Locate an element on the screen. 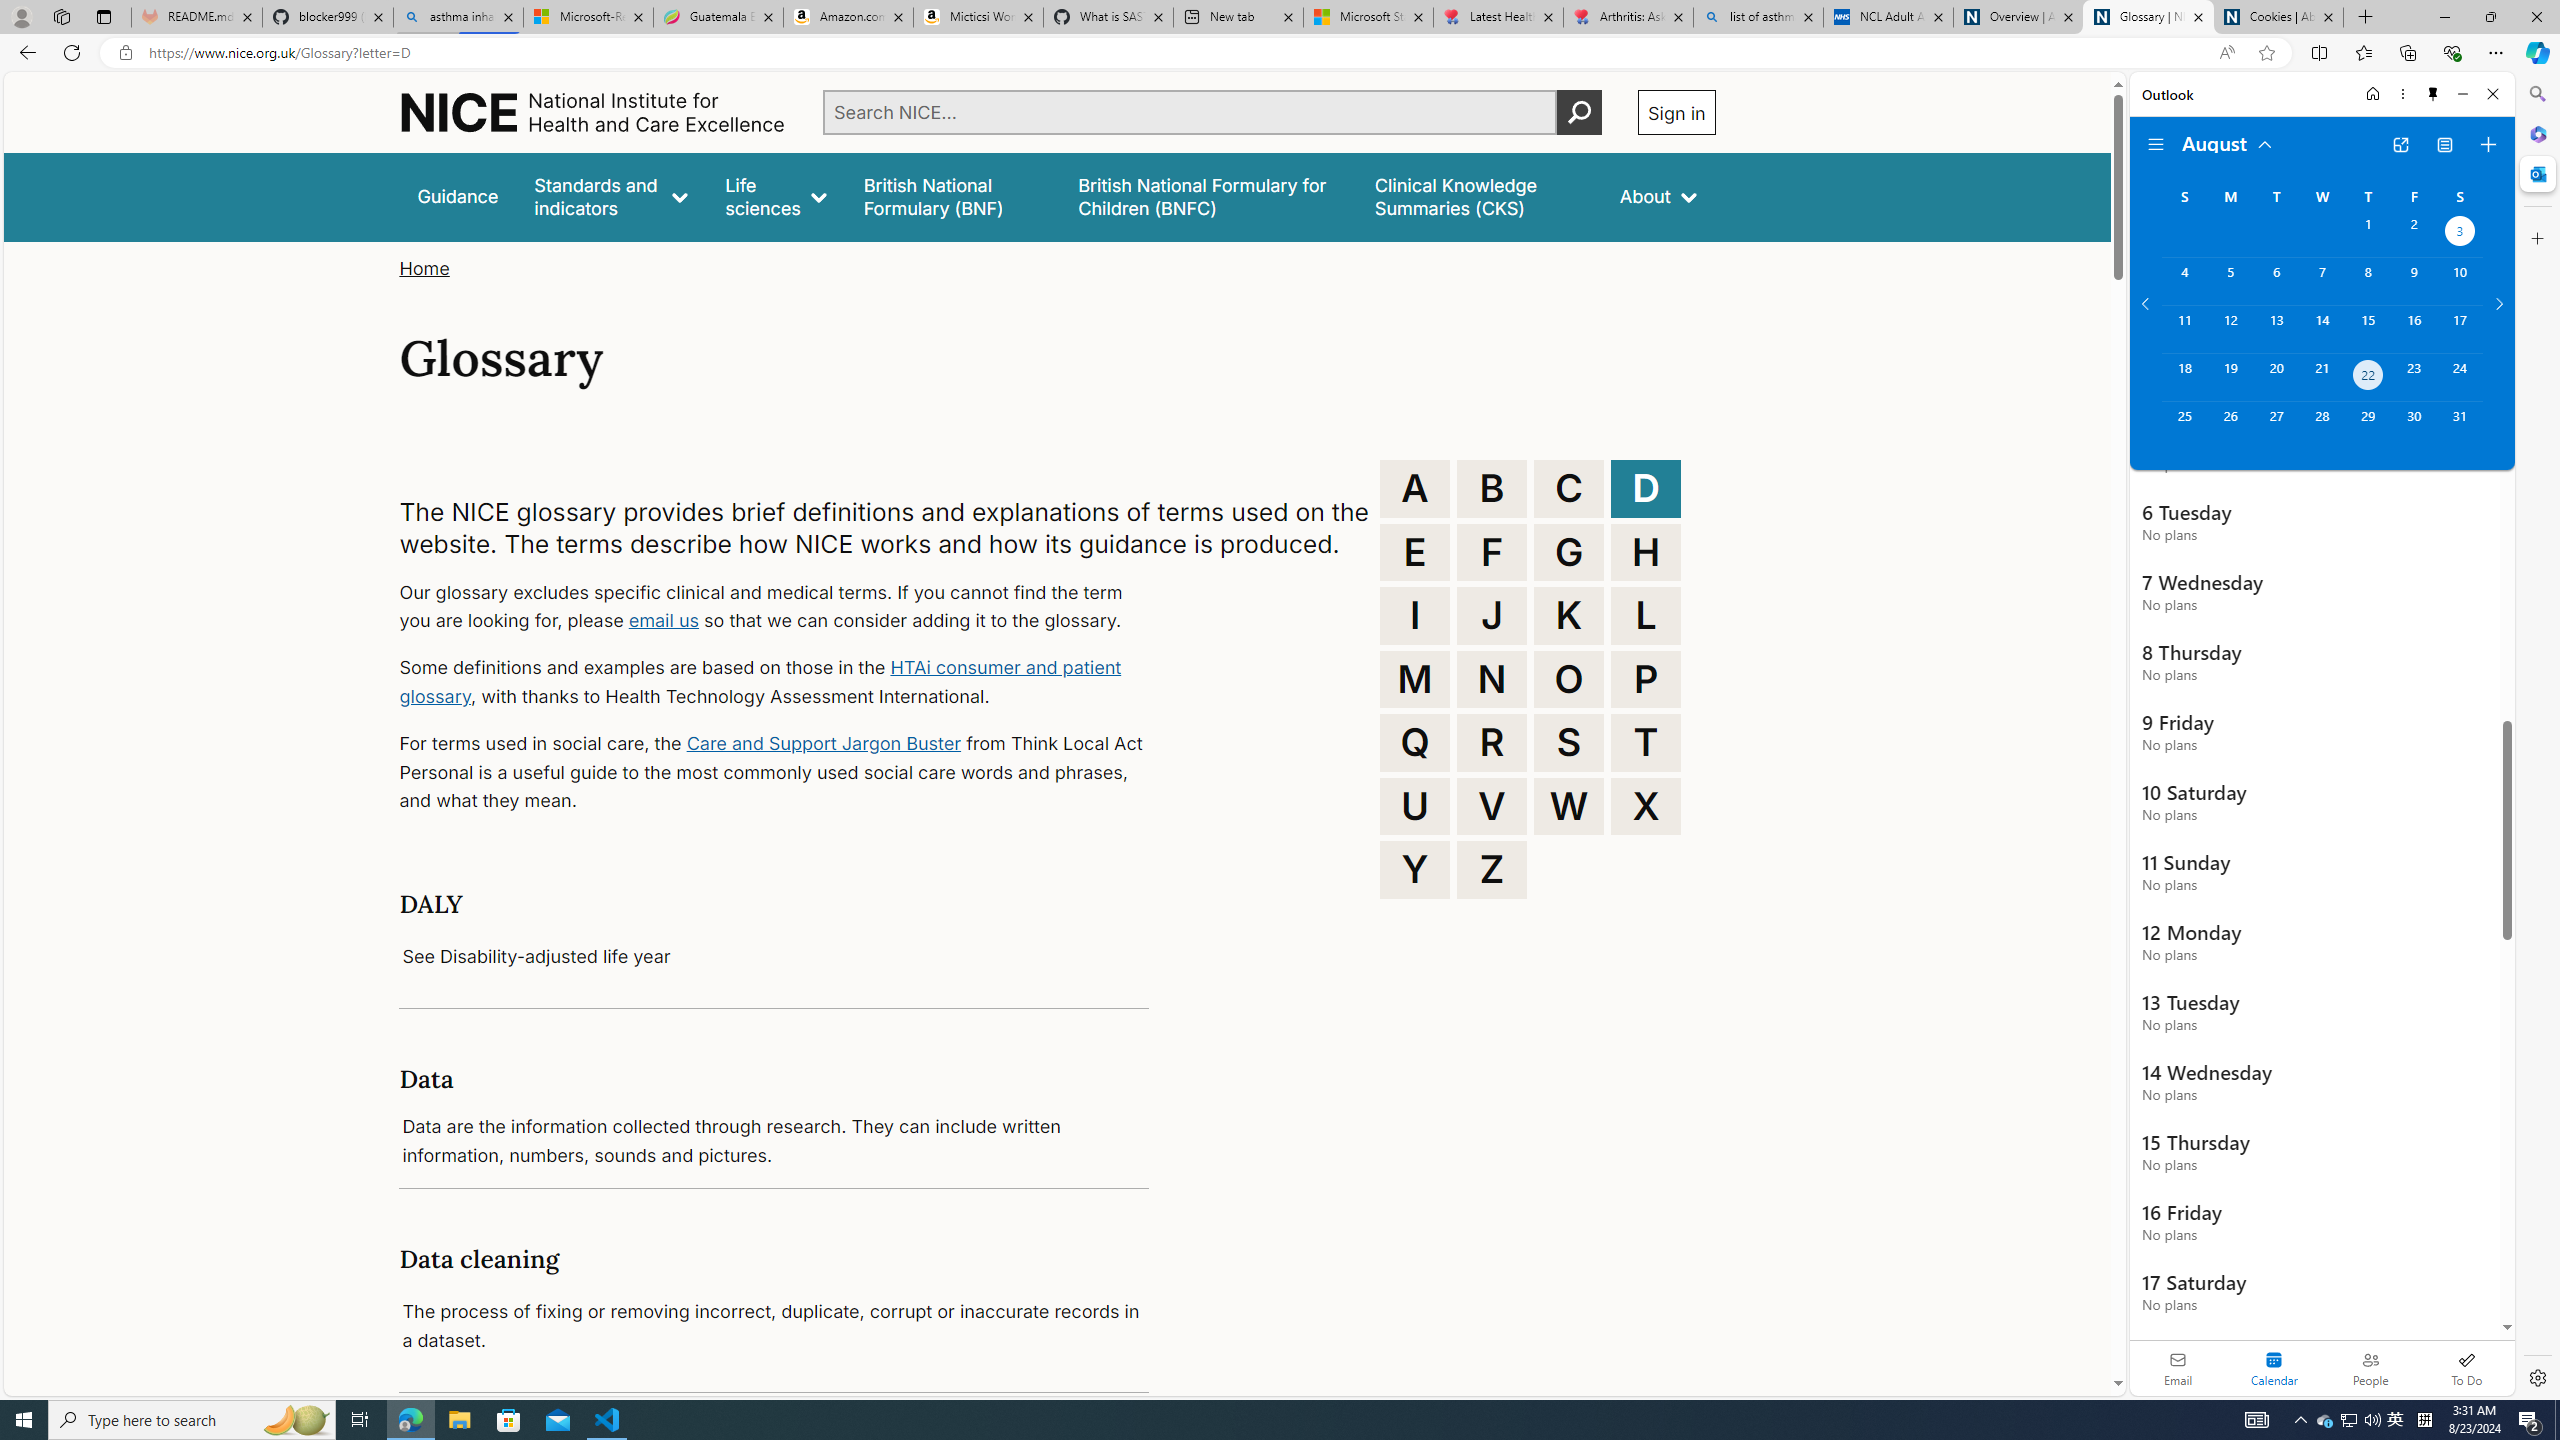 This screenshot has width=2560, height=1440. 'Home' is located at coordinates (2371, 93).